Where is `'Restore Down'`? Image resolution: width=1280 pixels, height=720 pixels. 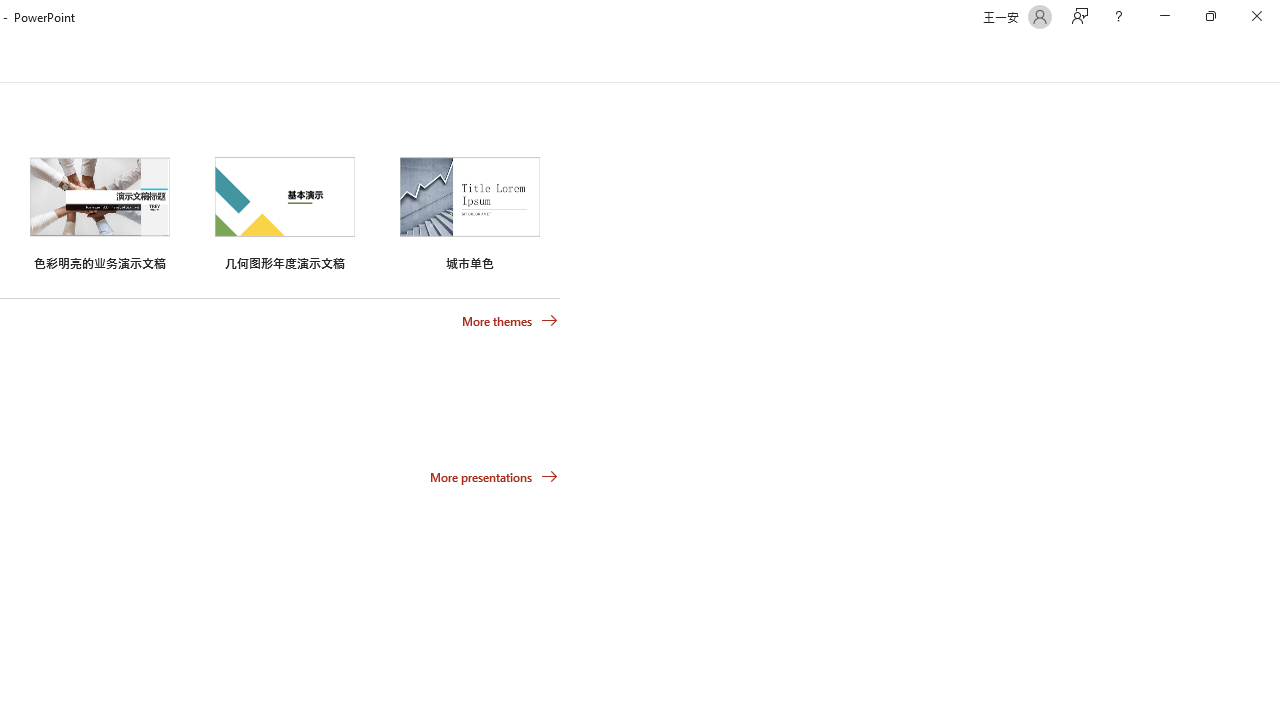
'Restore Down' is located at coordinates (1209, 16).